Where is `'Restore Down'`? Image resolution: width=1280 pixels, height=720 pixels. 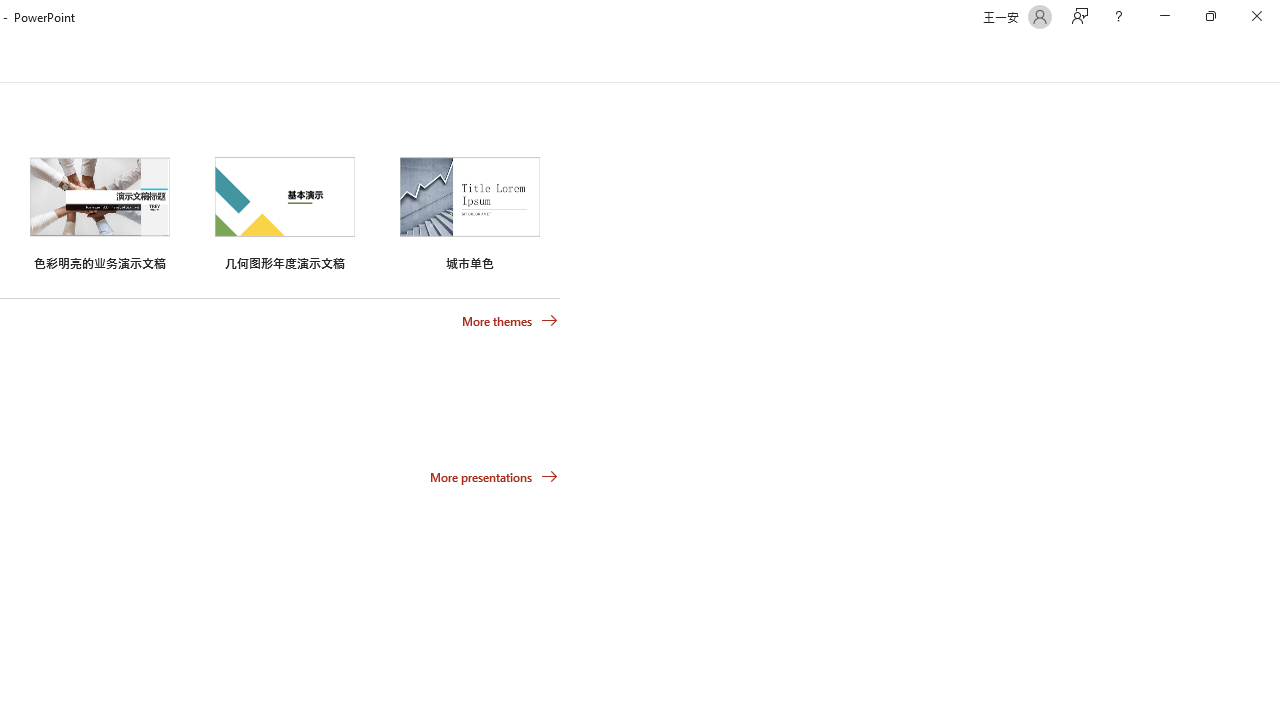
'Restore Down' is located at coordinates (1209, 16).